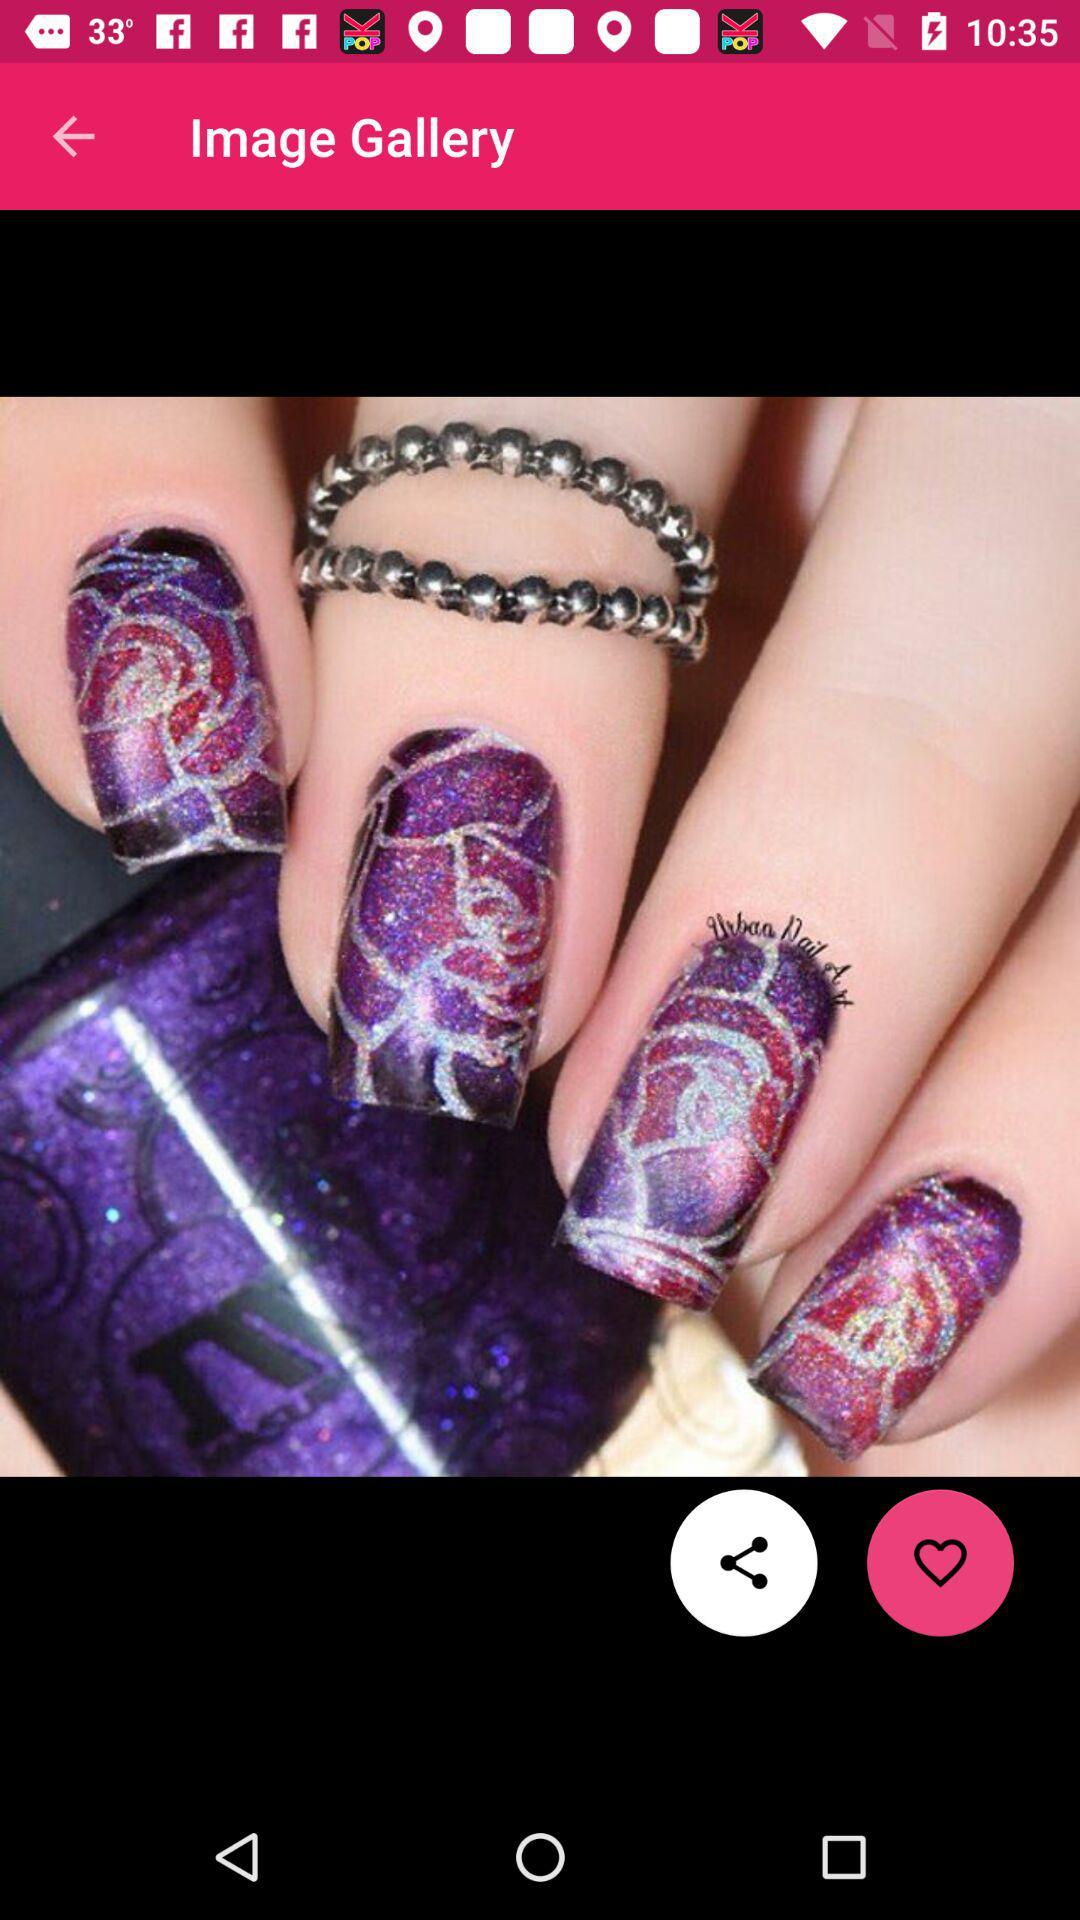 Image resolution: width=1080 pixels, height=1920 pixels. Describe the element at coordinates (72, 135) in the screenshot. I see `the icon next to the image gallery icon` at that location.